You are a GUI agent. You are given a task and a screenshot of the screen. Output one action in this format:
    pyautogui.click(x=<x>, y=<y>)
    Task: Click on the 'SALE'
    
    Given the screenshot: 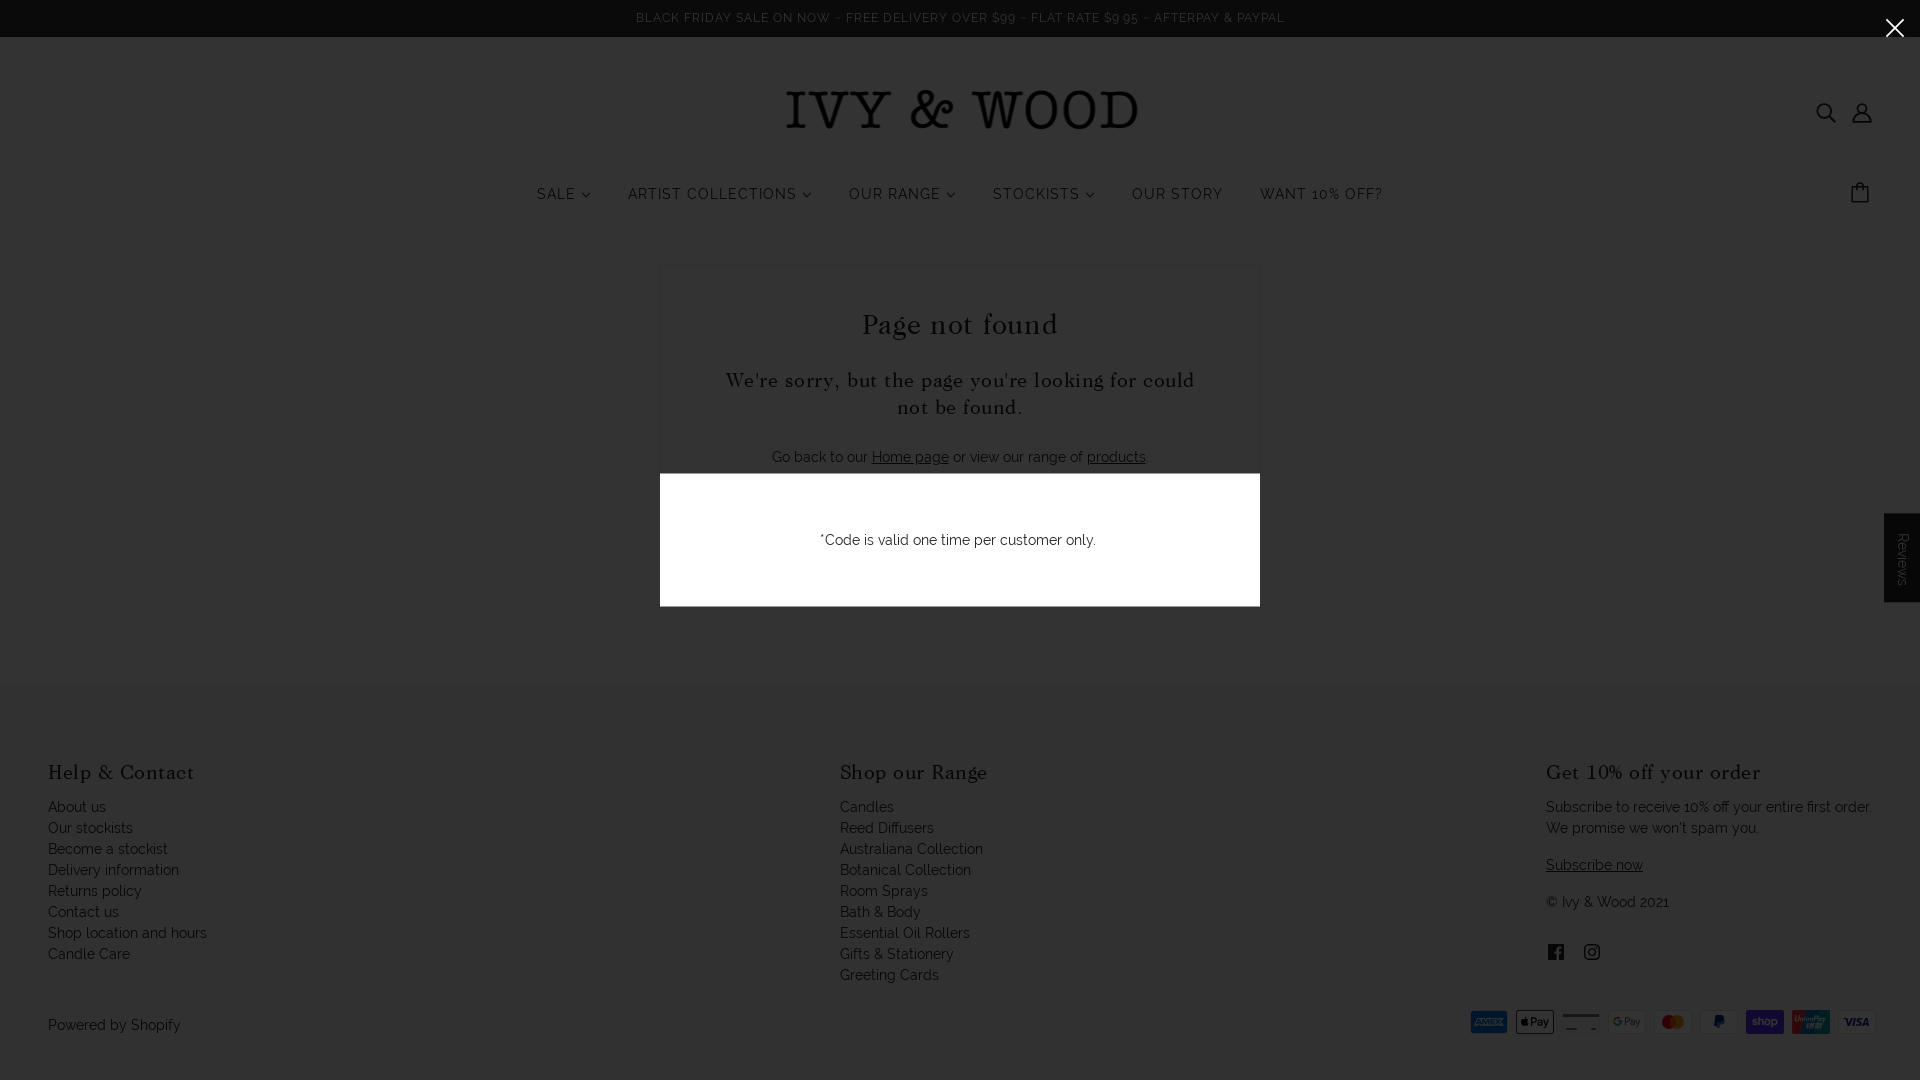 What is the action you would take?
    pyautogui.click(x=563, y=201)
    